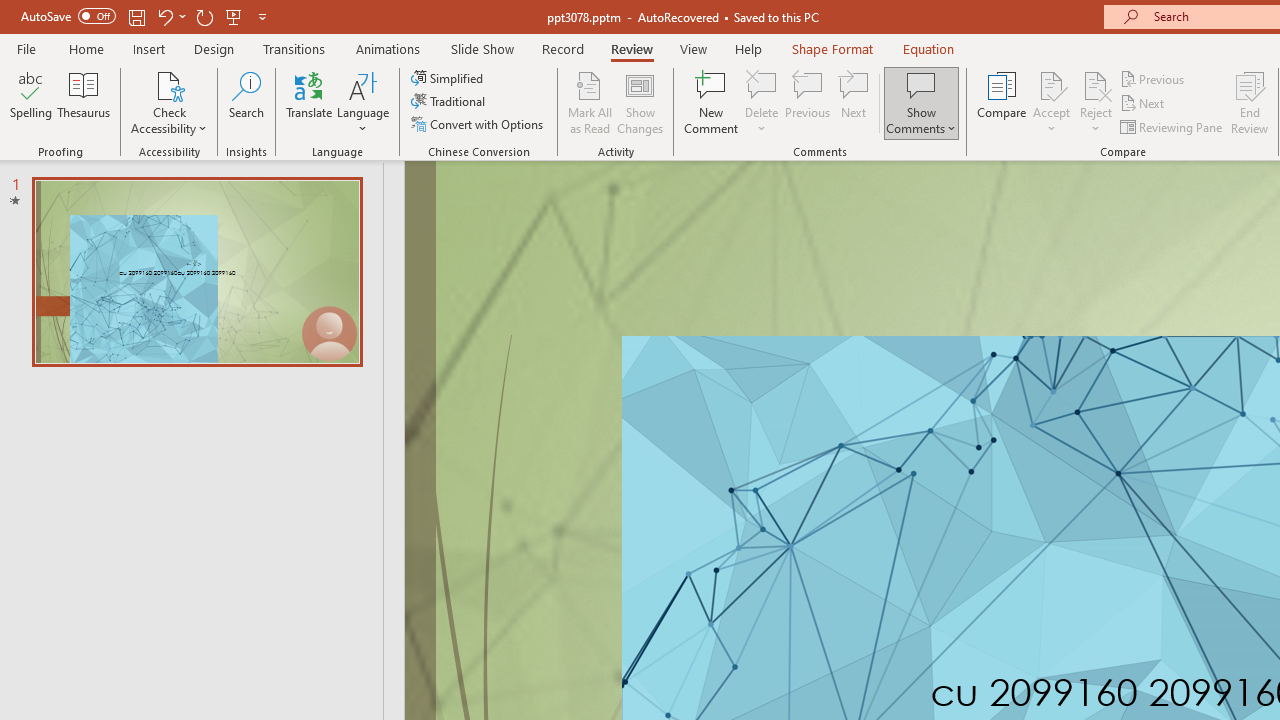  Describe the element at coordinates (1153, 78) in the screenshot. I see `'Previous'` at that location.